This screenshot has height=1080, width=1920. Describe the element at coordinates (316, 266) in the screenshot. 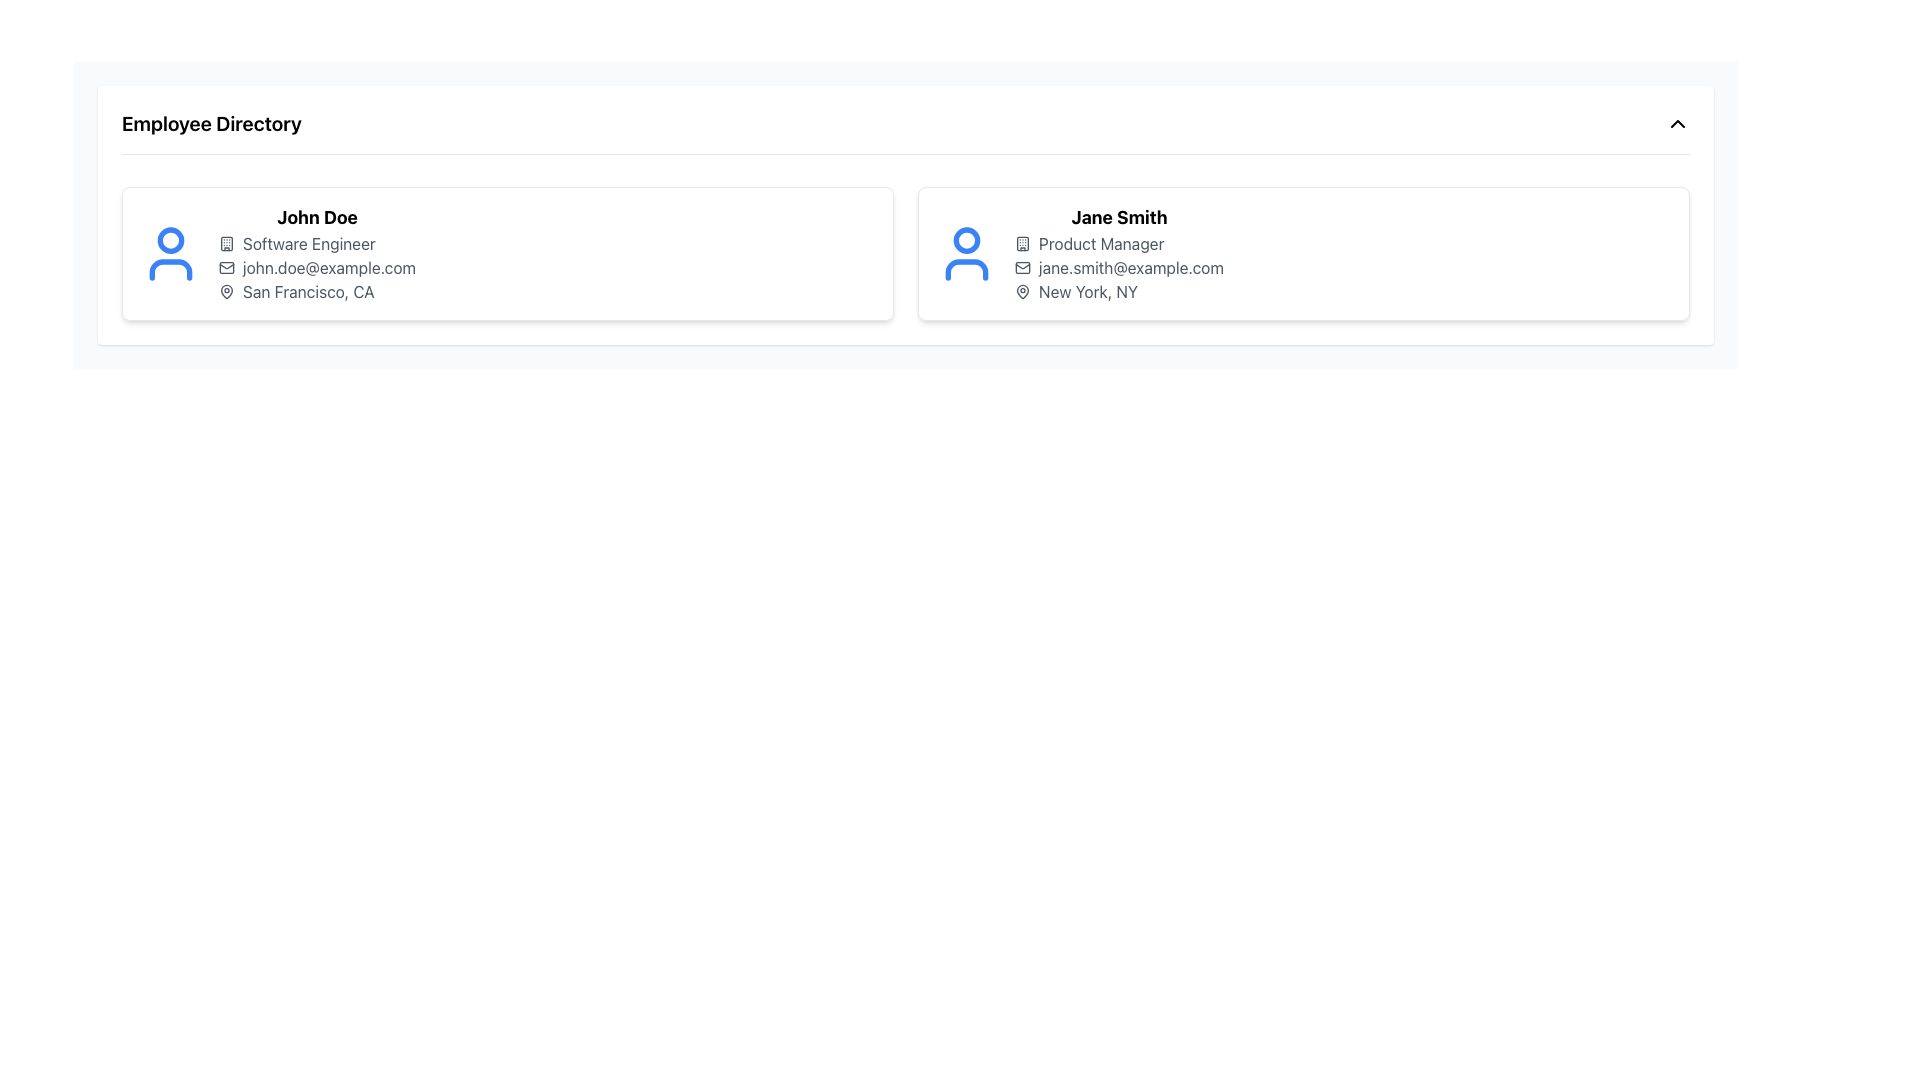

I see `email address displayed in the text element below 'Software Engineer' for employee 'John Doe' in the employee directory` at that location.